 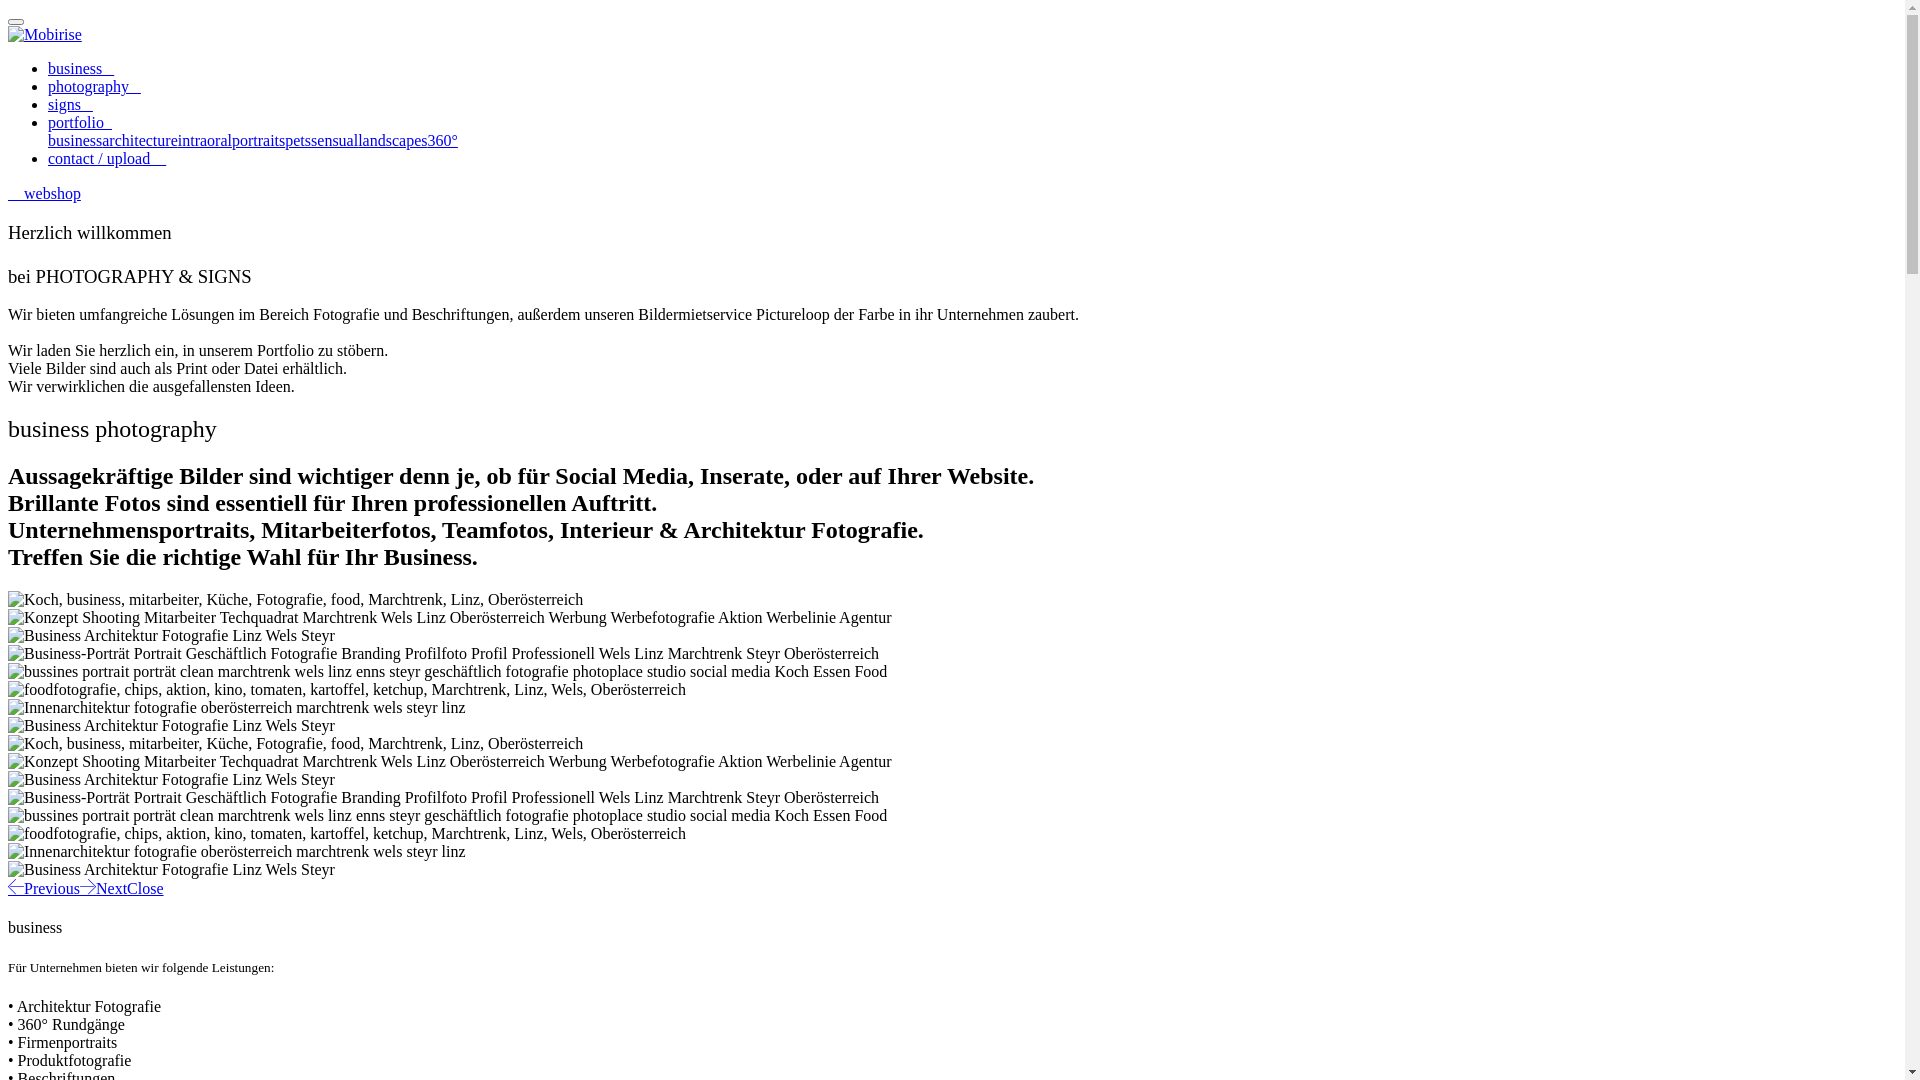 I want to click on 'Close', so click(x=143, y=887).